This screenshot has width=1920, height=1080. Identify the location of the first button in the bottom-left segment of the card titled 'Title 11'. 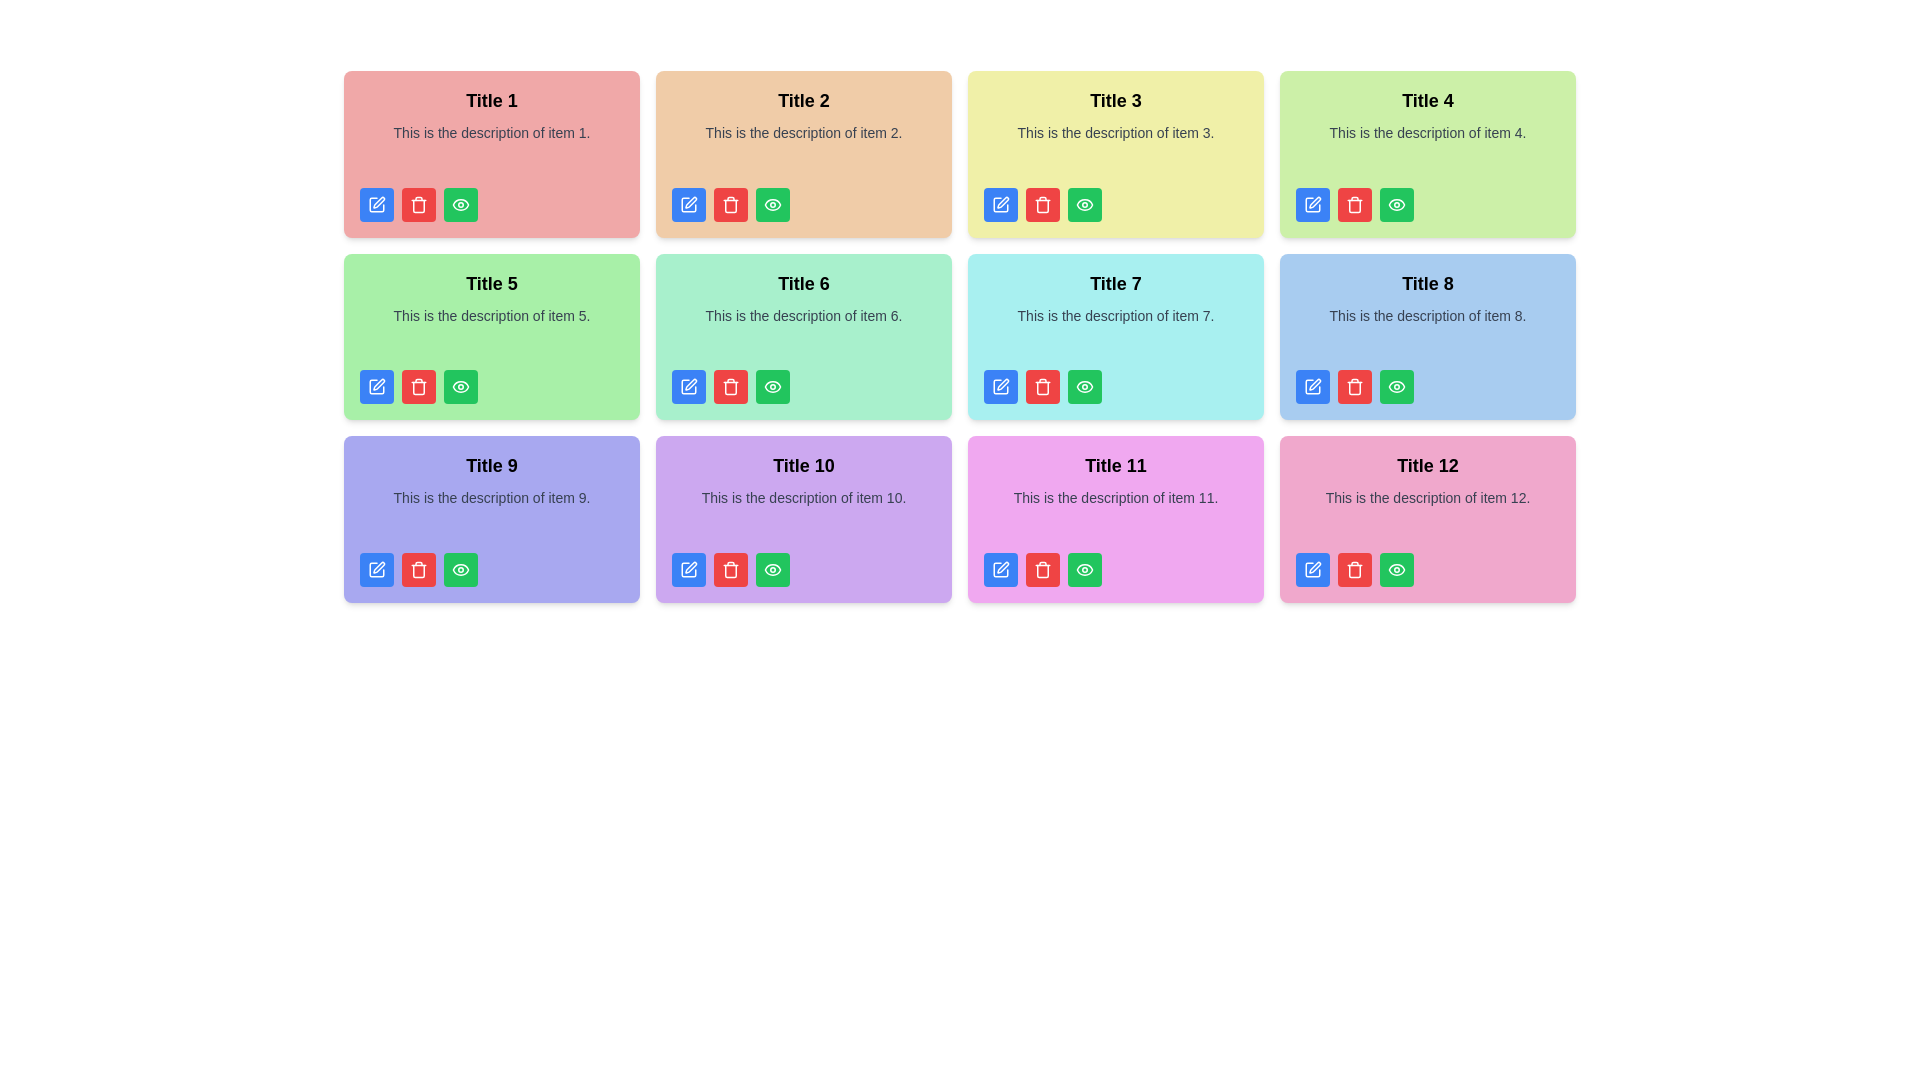
(1001, 569).